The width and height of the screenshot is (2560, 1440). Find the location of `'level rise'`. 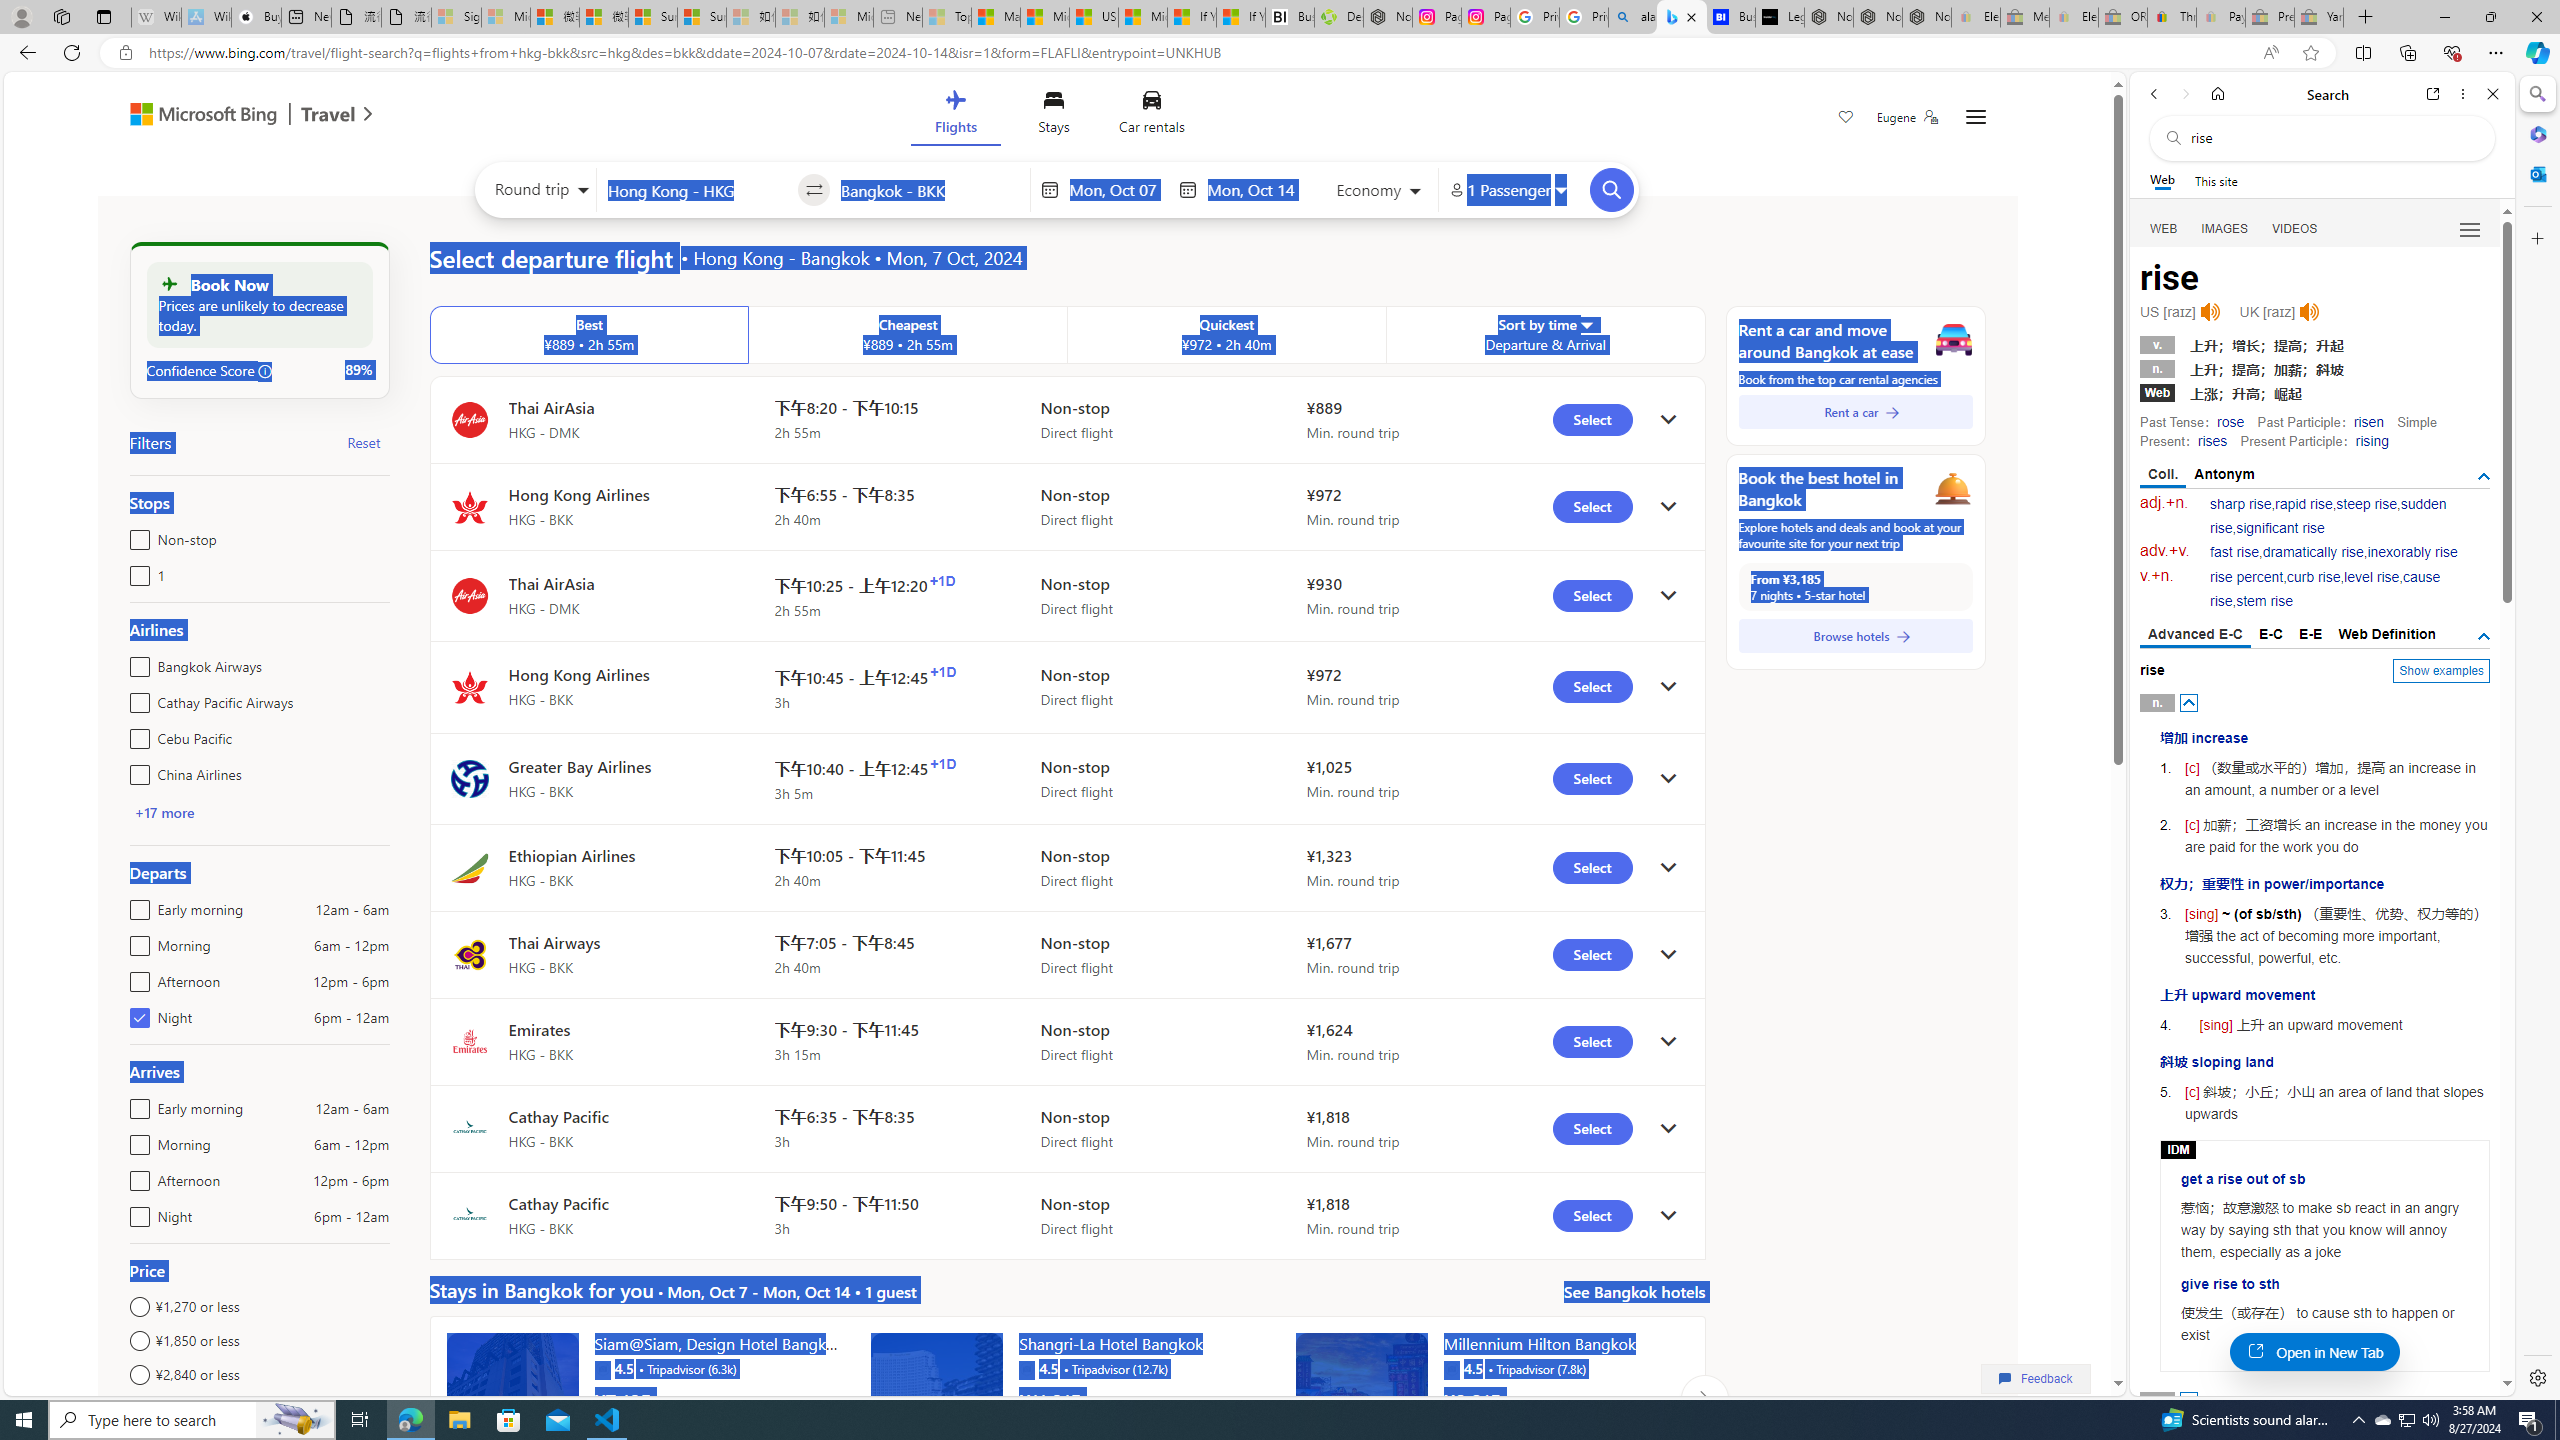

'level rise' is located at coordinates (2372, 577).